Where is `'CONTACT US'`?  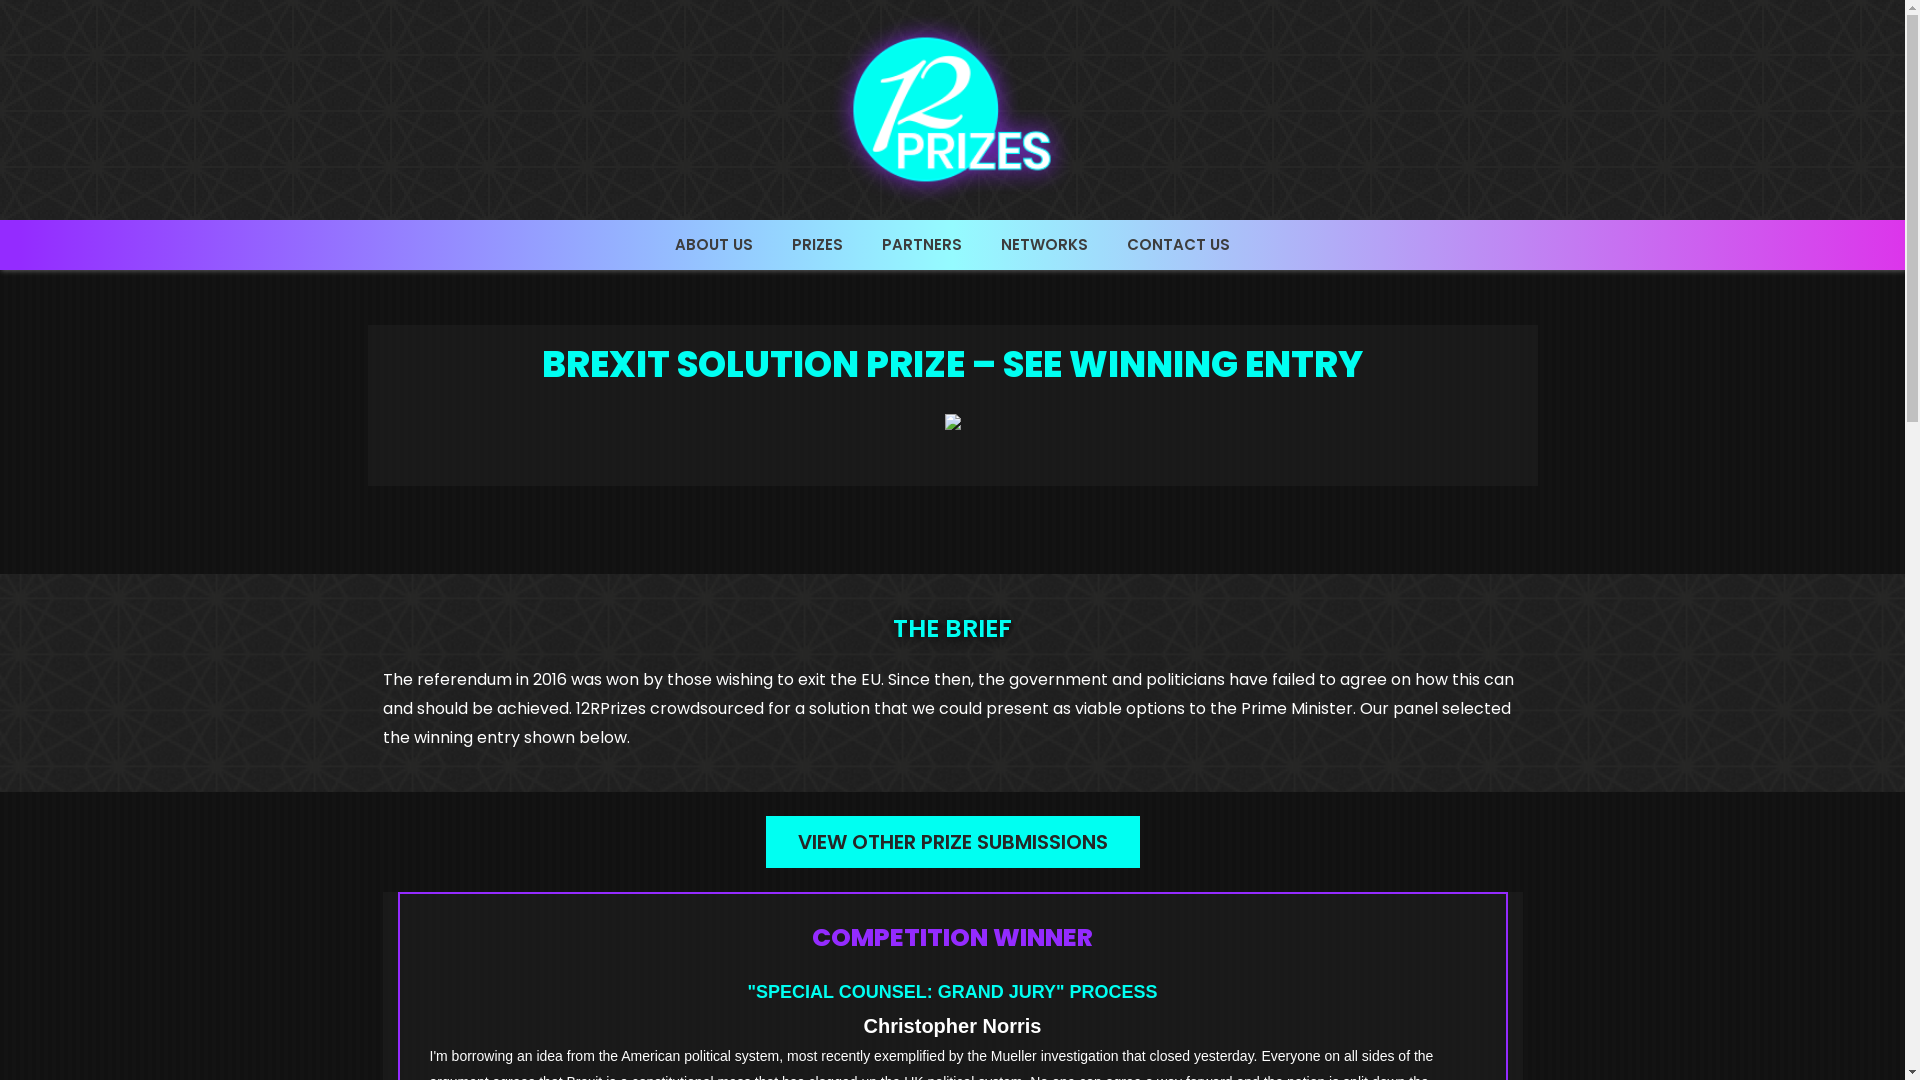
'CONTACT US' is located at coordinates (1127, 244).